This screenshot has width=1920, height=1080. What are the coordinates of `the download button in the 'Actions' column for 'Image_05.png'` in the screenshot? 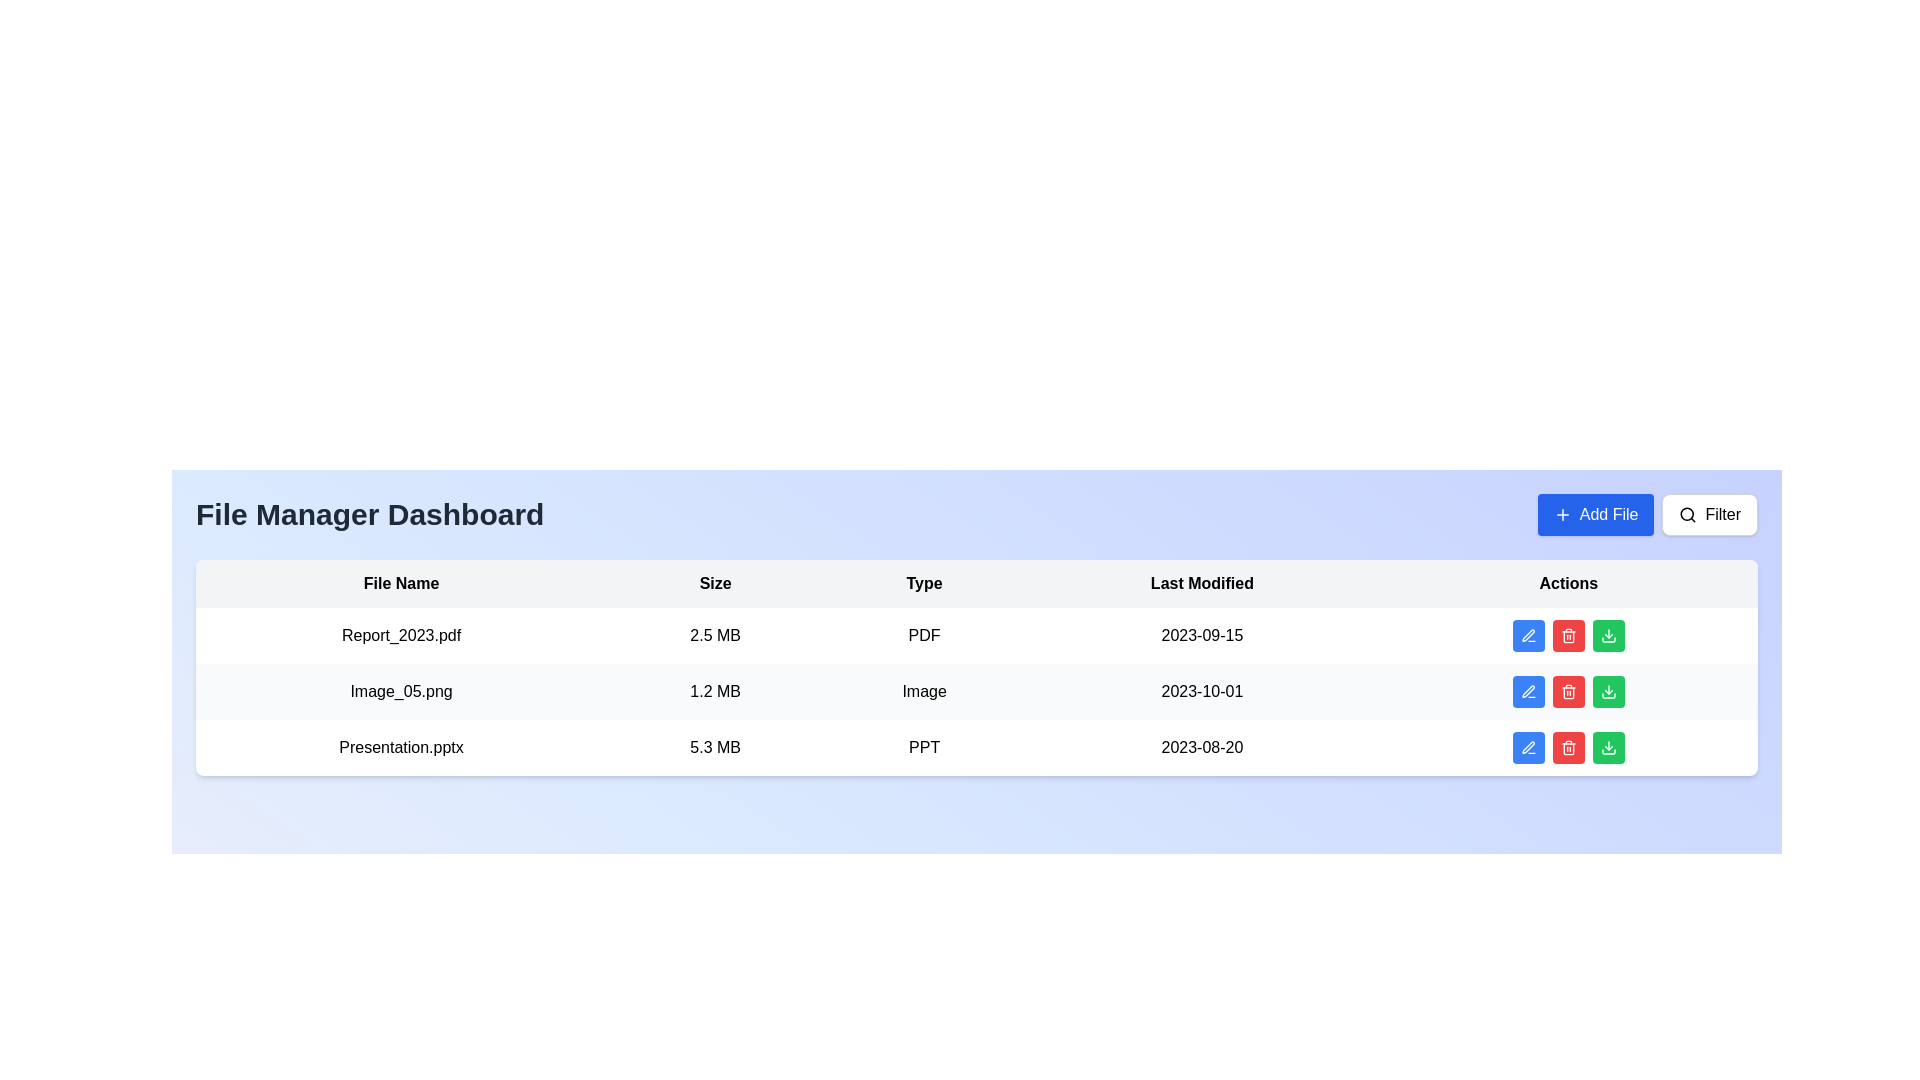 It's located at (1608, 636).